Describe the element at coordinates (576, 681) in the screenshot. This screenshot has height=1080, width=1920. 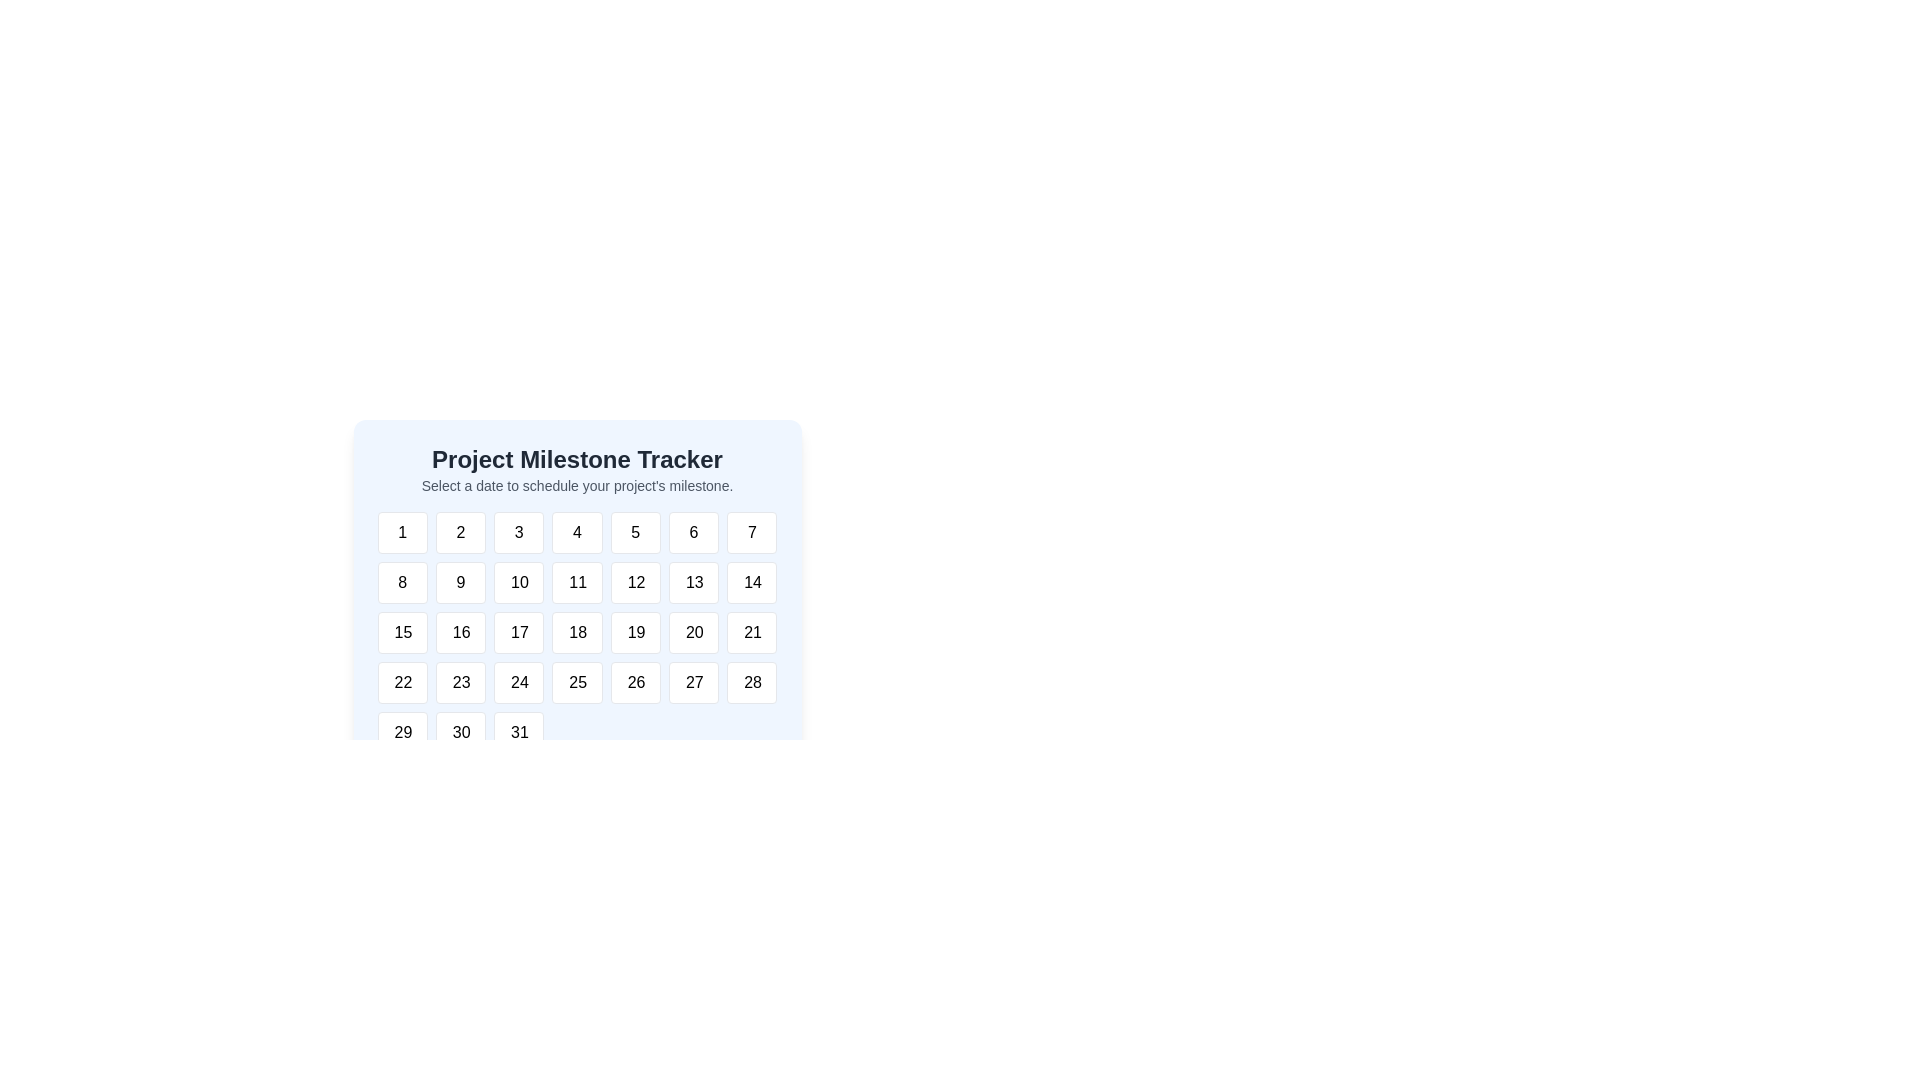
I see `the button displaying the number '25' in bold black font, located in the last row of the calendar grid under 'Project Milestone Tracker'` at that location.